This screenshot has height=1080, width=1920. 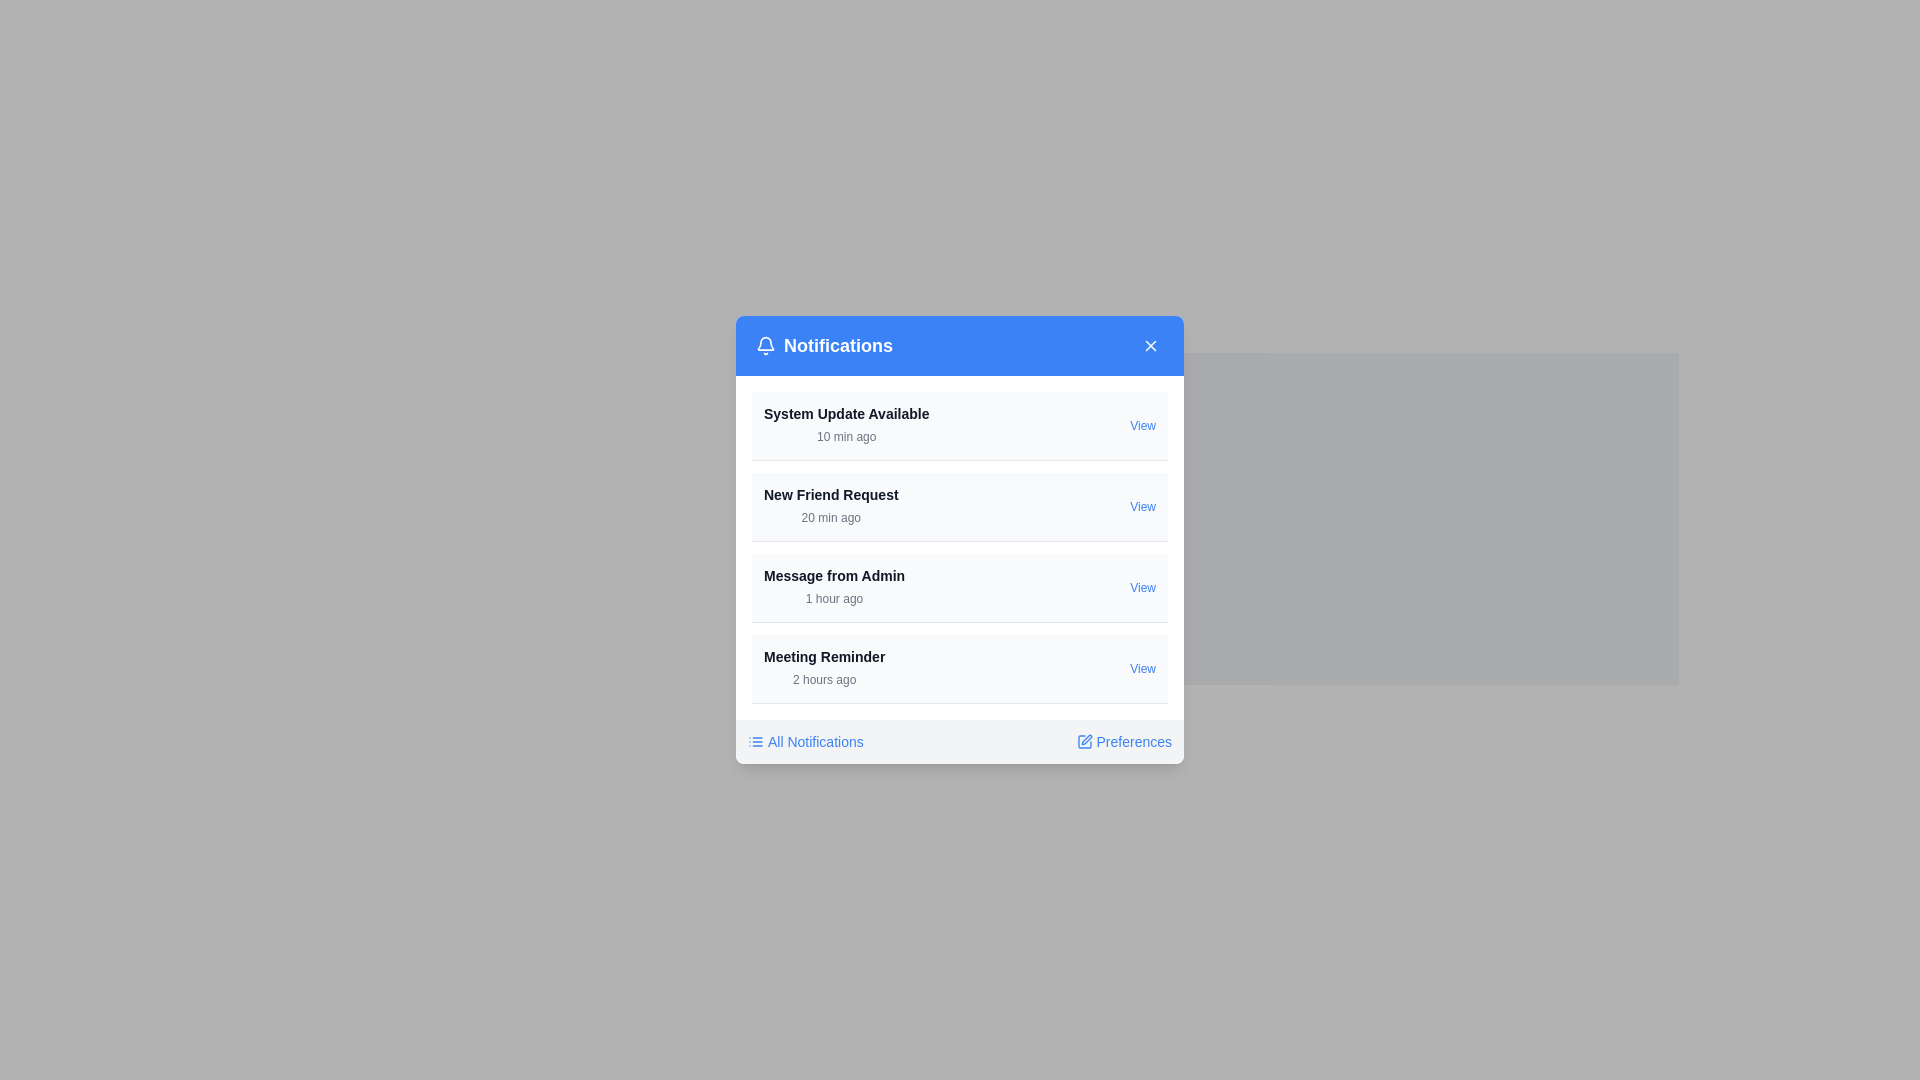 What do you see at coordinates (960, 587) in the screenshot?
I see `the Notification card featuring 'Message from Admin' in the notification panel` at bounding box center [960, 587].